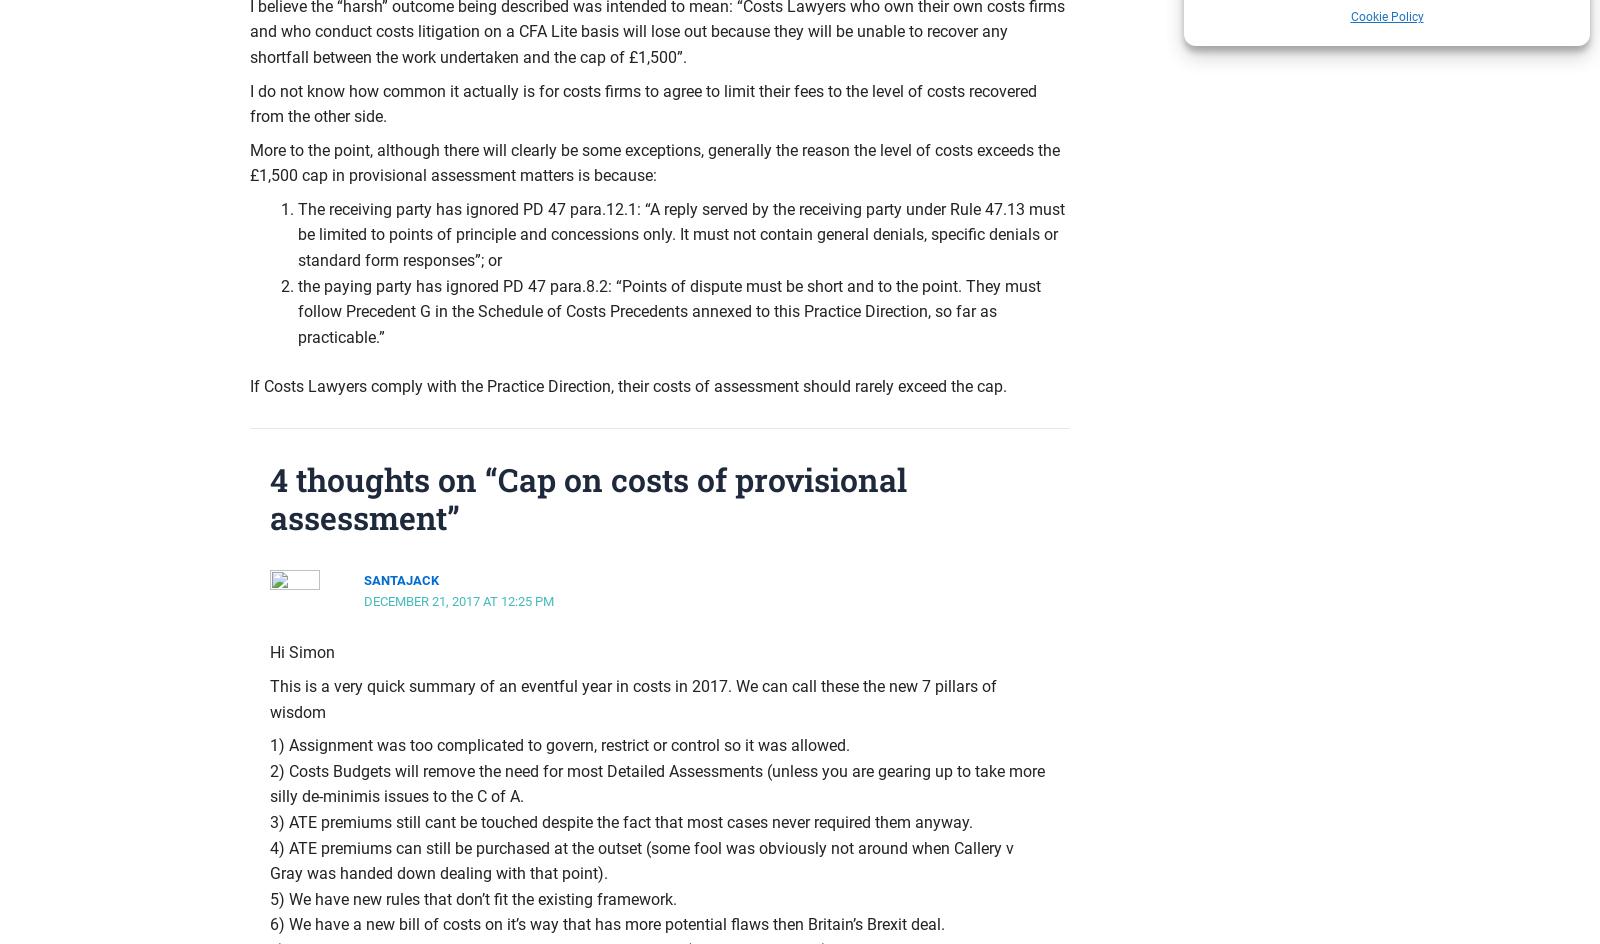  What do you see at coordinates (270, 923) in the screenshot?
I see `'6) We have a new bill of costs on it’s way that has more potential flaws then Britain’s Brexit deal.'` at bounding box center [270, 923].